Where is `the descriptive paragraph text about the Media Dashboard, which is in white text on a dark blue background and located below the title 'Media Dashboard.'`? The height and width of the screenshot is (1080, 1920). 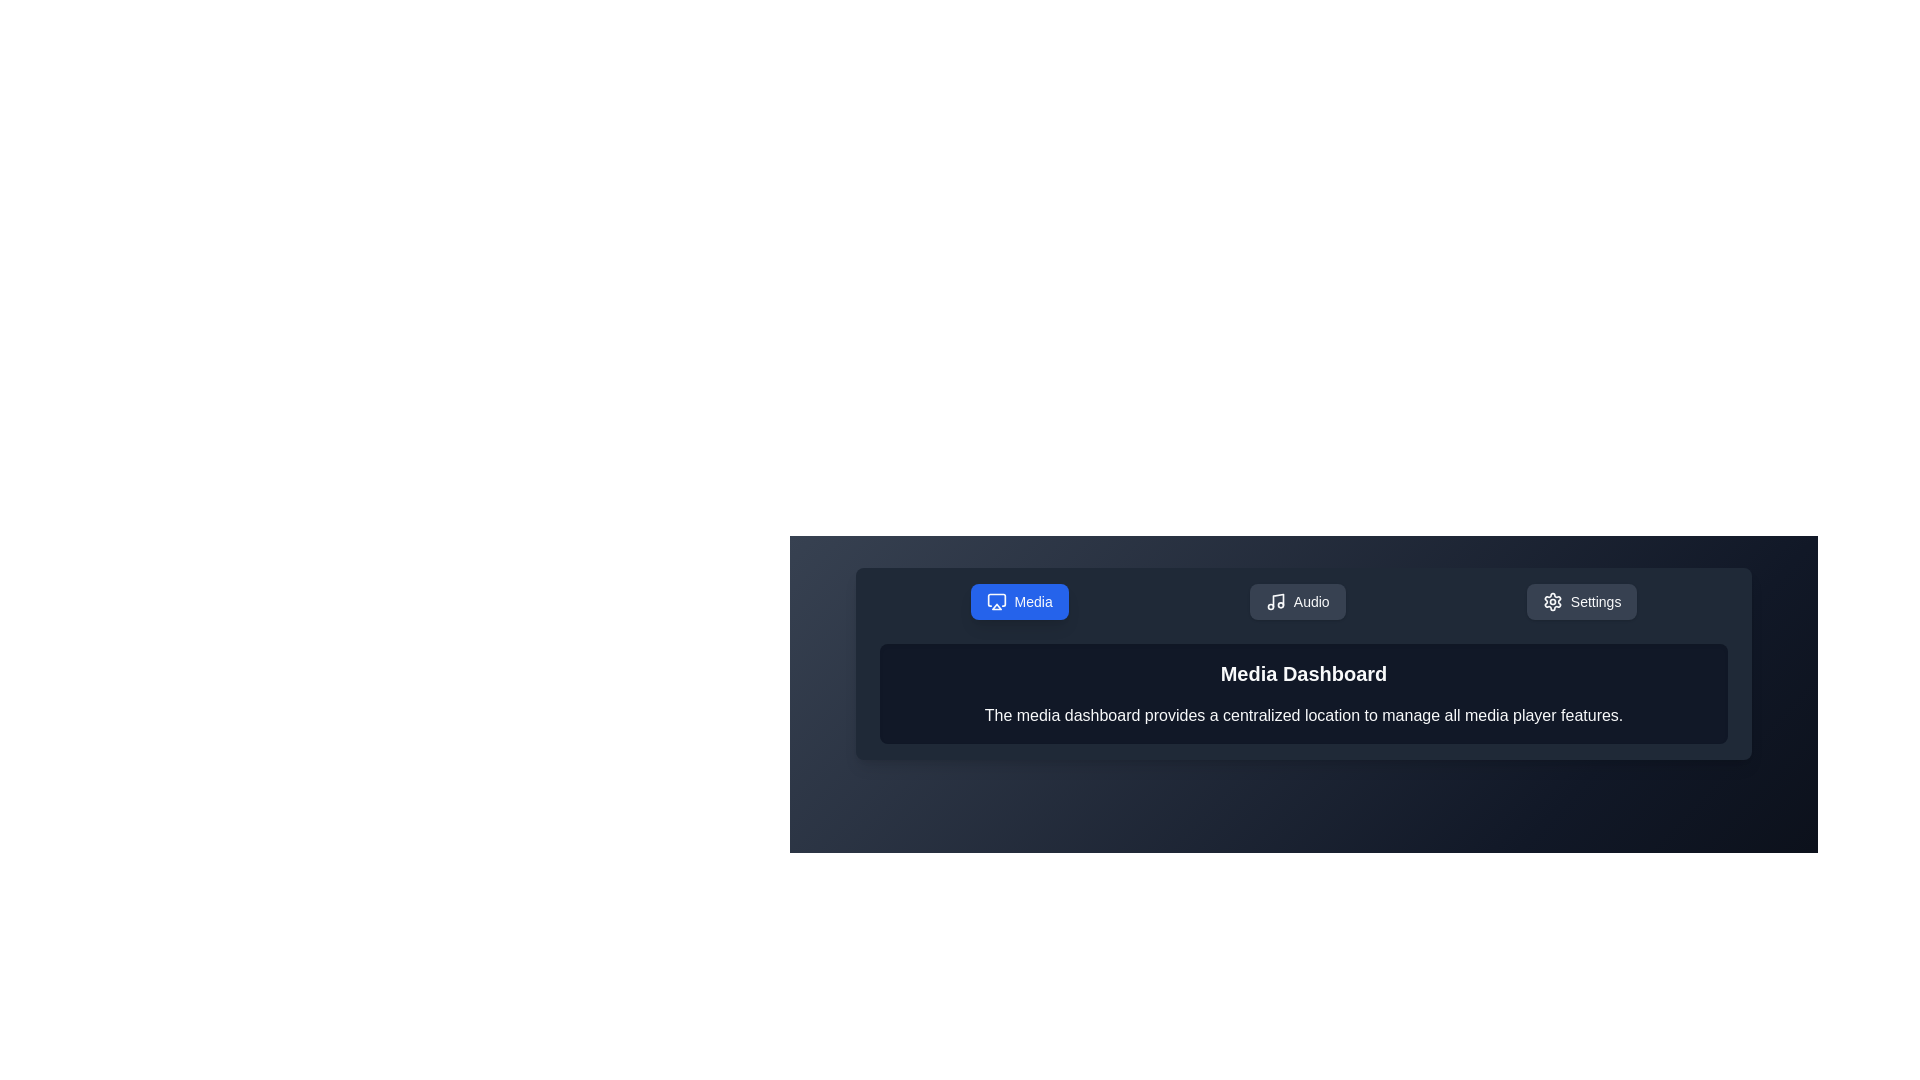 the descriptive paragraph text about the Media Dashboard, which is in white text on a dark blue background and located below the title 'Media Dashboard.' is located at coordinates (1304, 715).